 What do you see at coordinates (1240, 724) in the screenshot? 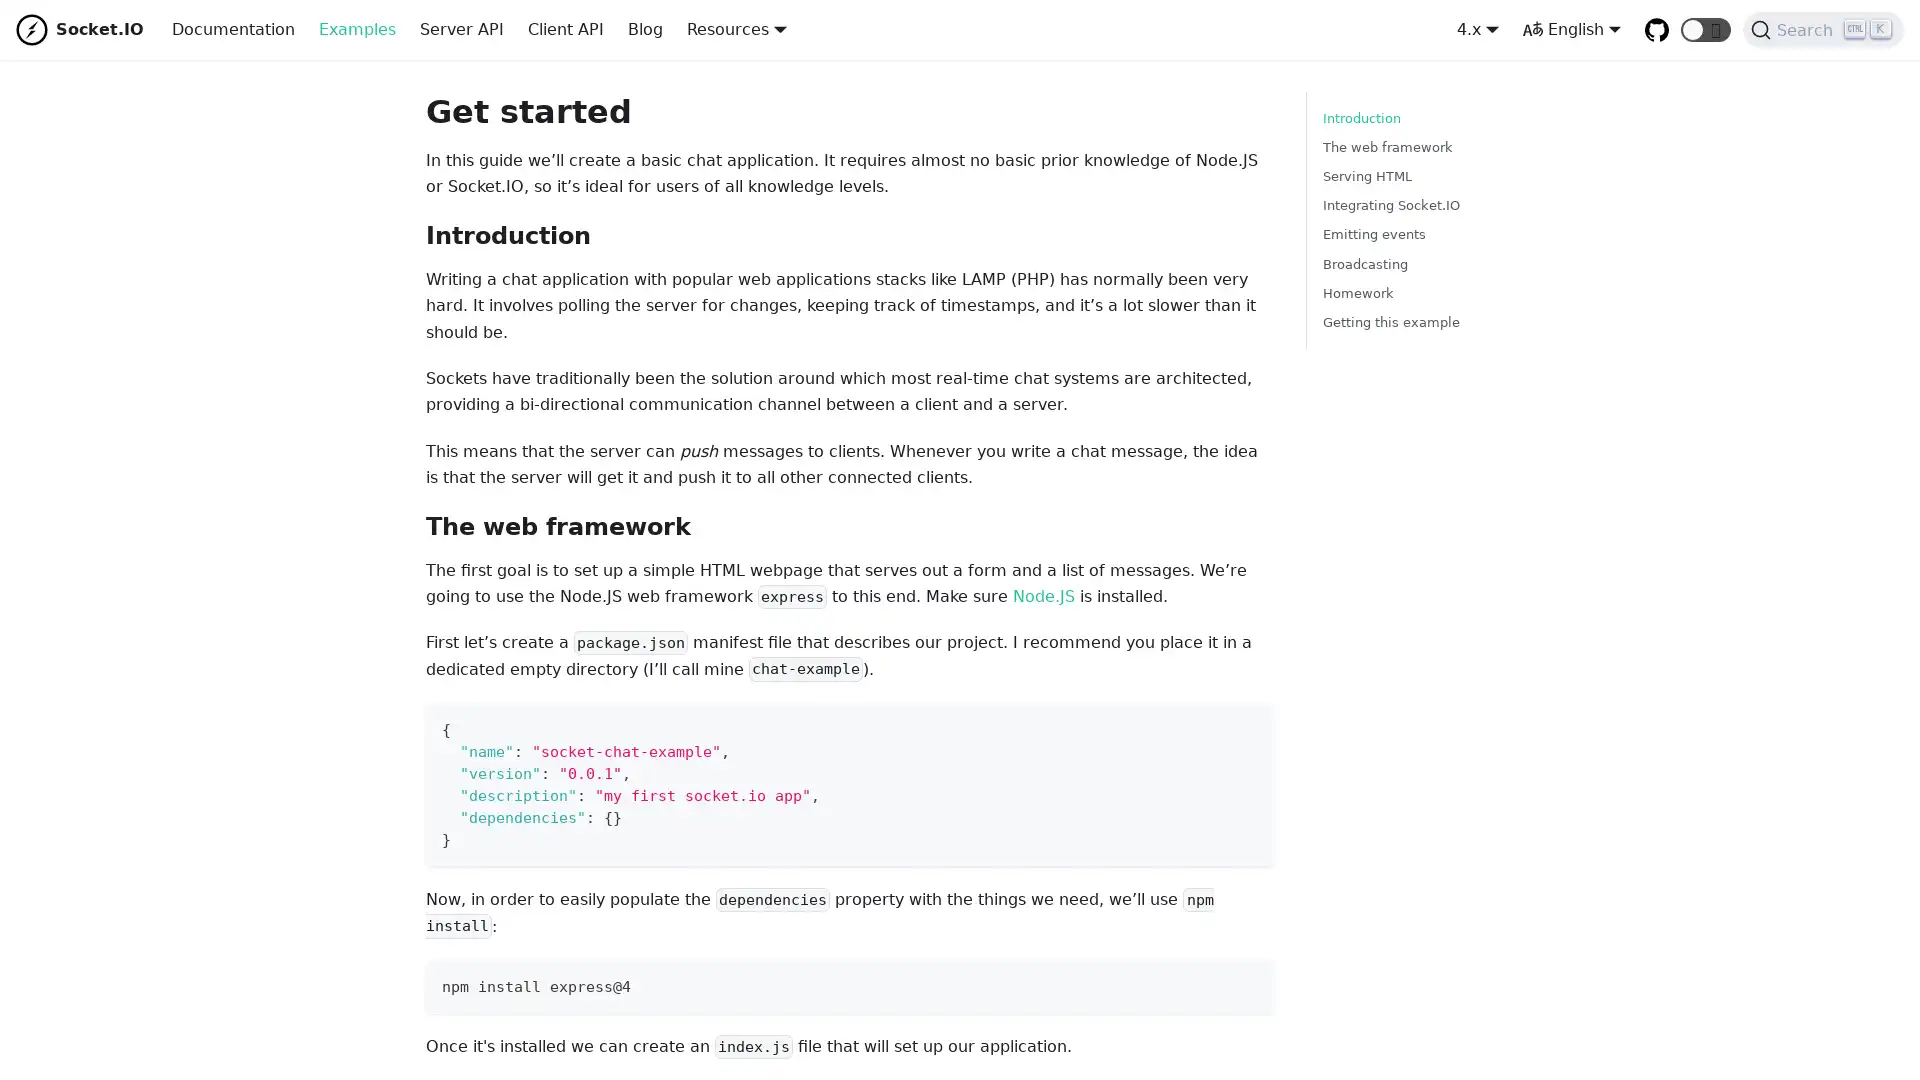
I see `Copy code to clipboard` at bounding box center [1240, 724].